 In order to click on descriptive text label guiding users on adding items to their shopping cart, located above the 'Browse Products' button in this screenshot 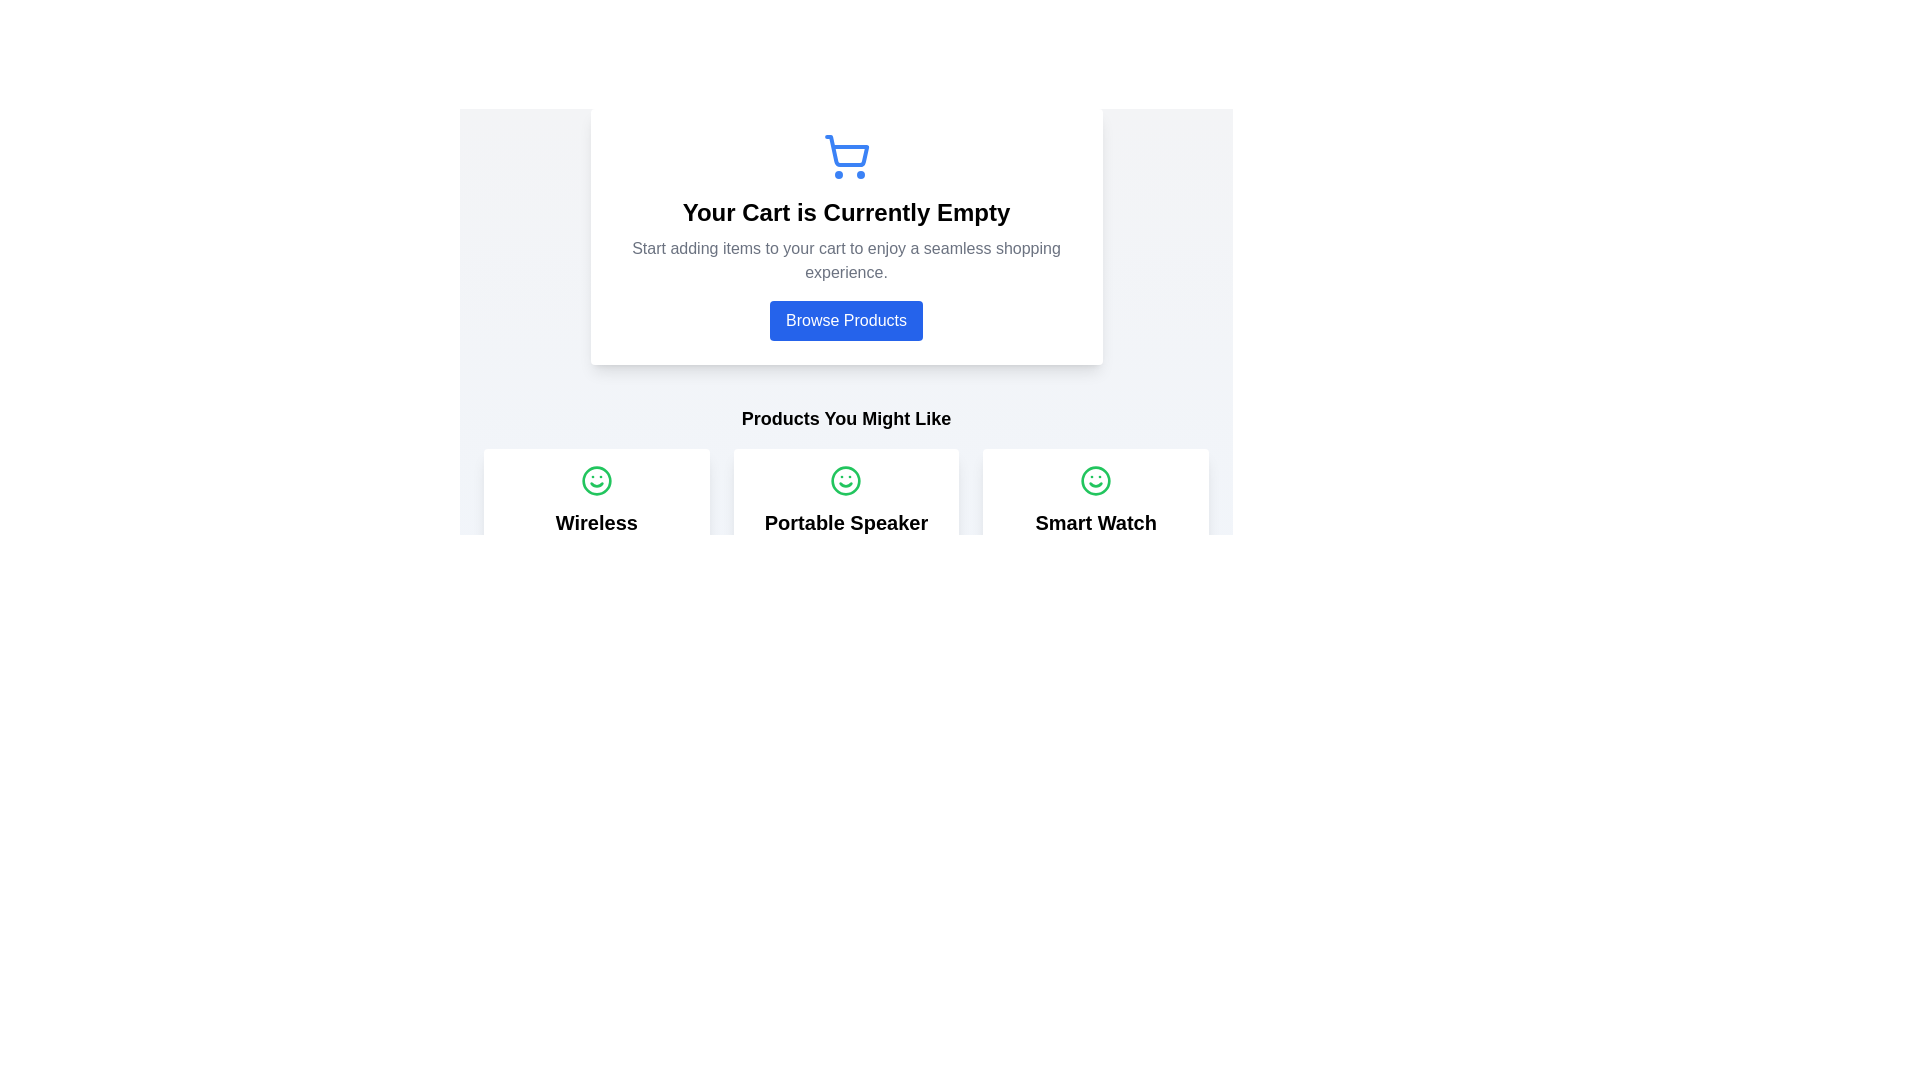, I will do `click(846, 260)`.